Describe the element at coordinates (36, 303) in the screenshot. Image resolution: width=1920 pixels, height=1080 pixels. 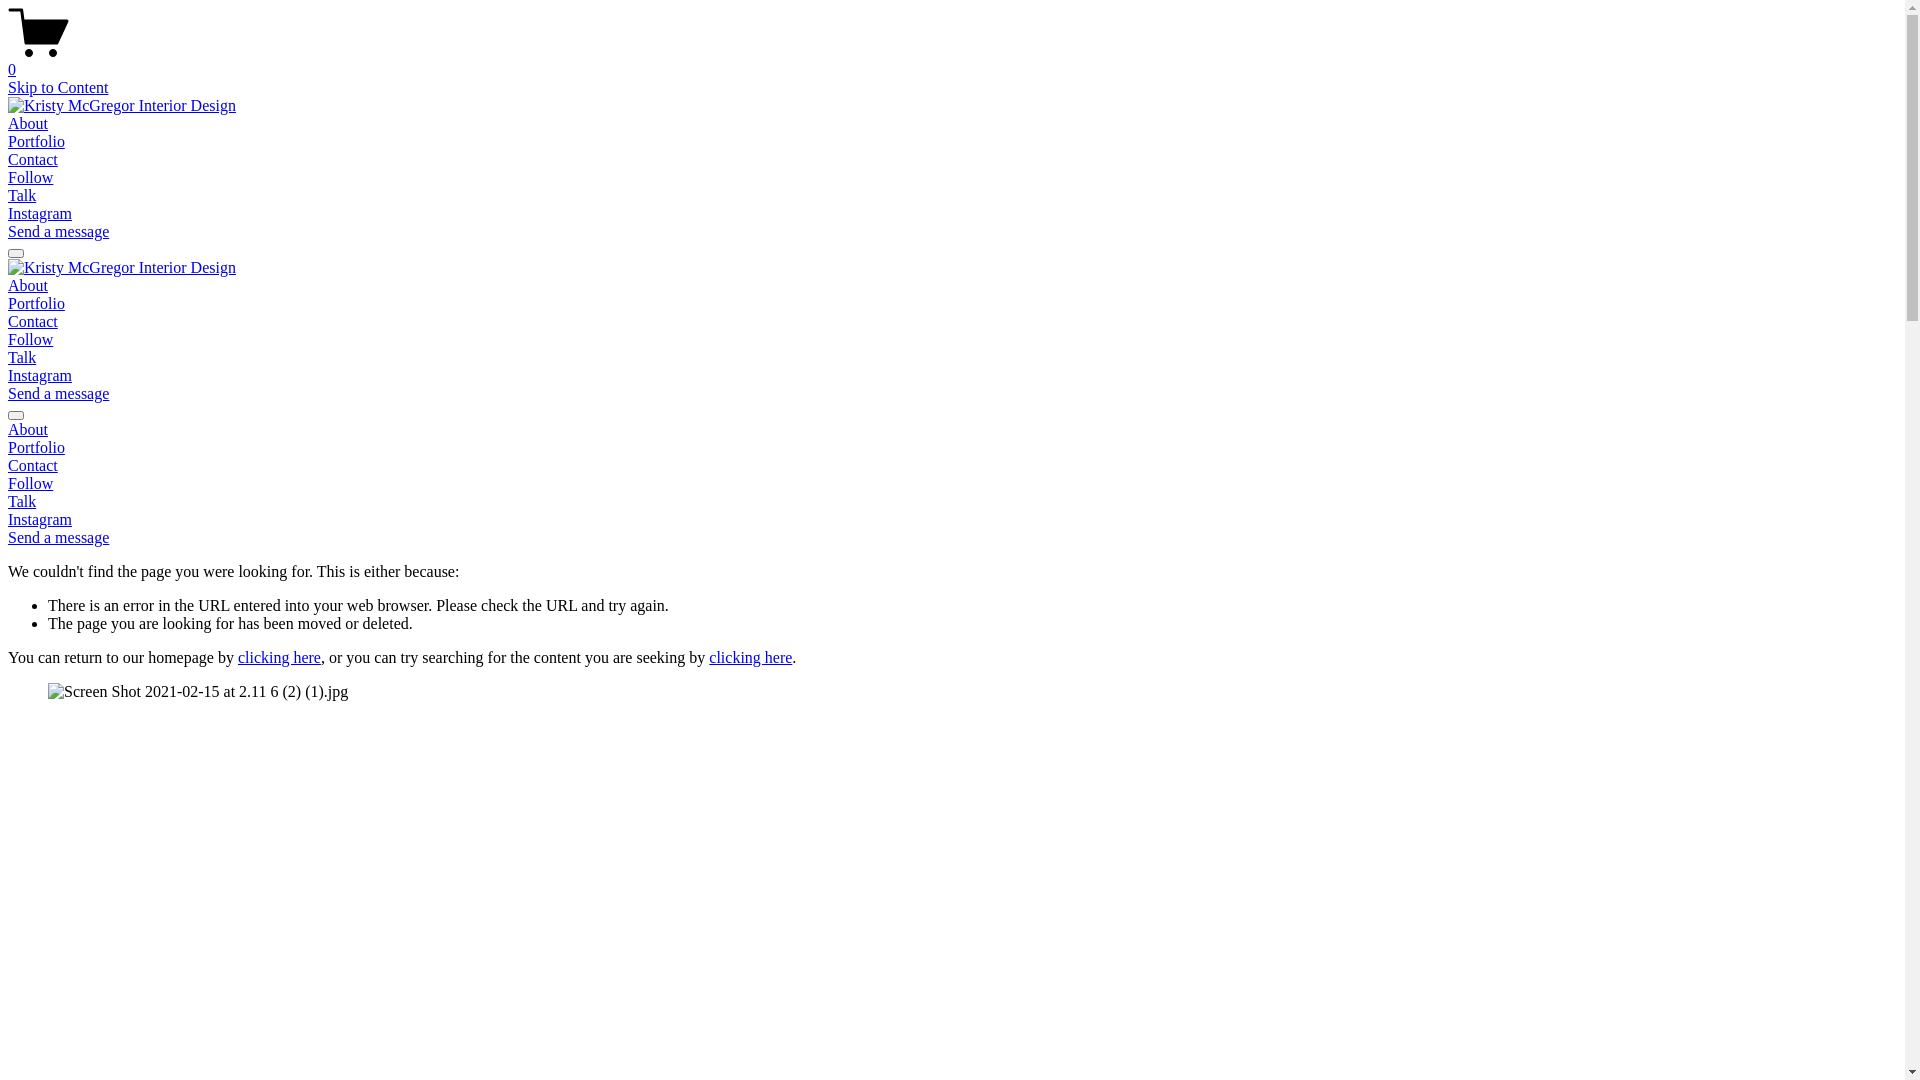
I see `'Portfolio'` at that location.